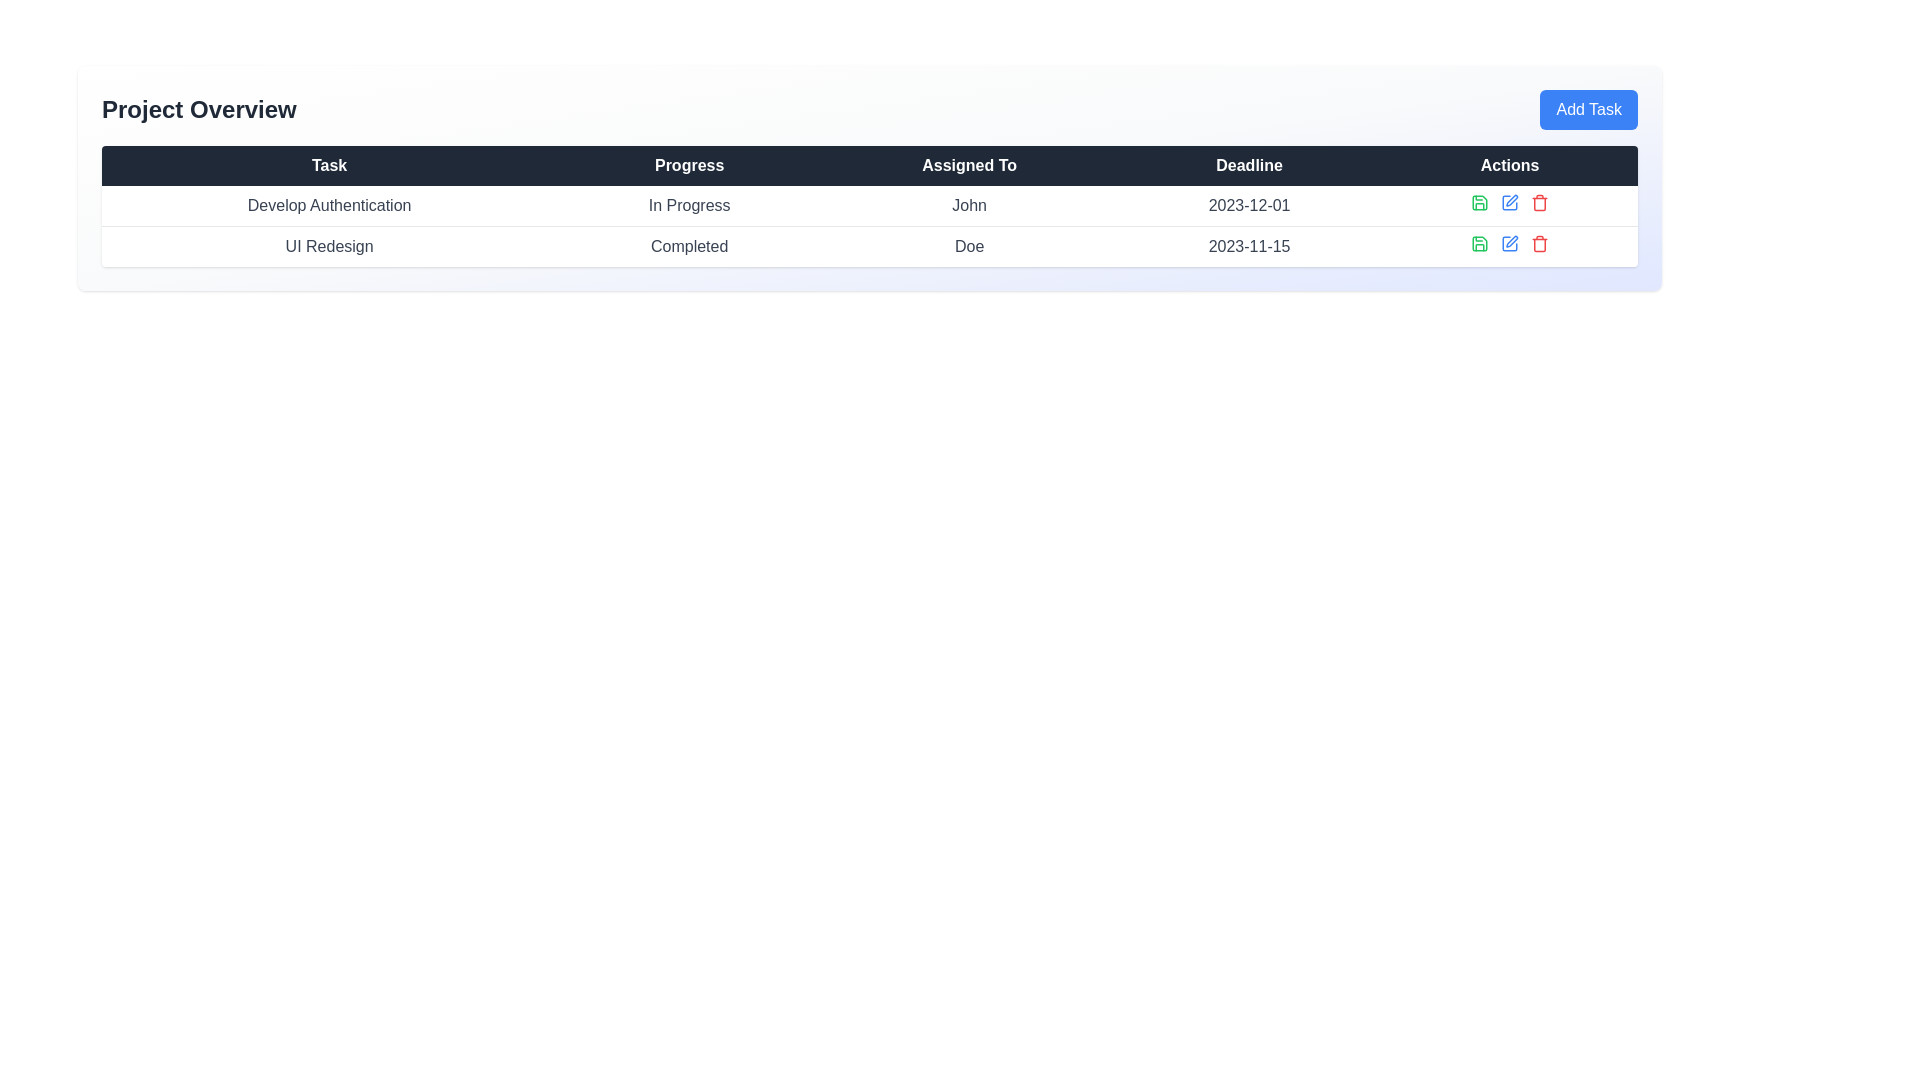  I want to click on the save disk icon in the 'Actions' column of the second row in the table associated with the 'UI Redesign' task, so click(1479, 203).